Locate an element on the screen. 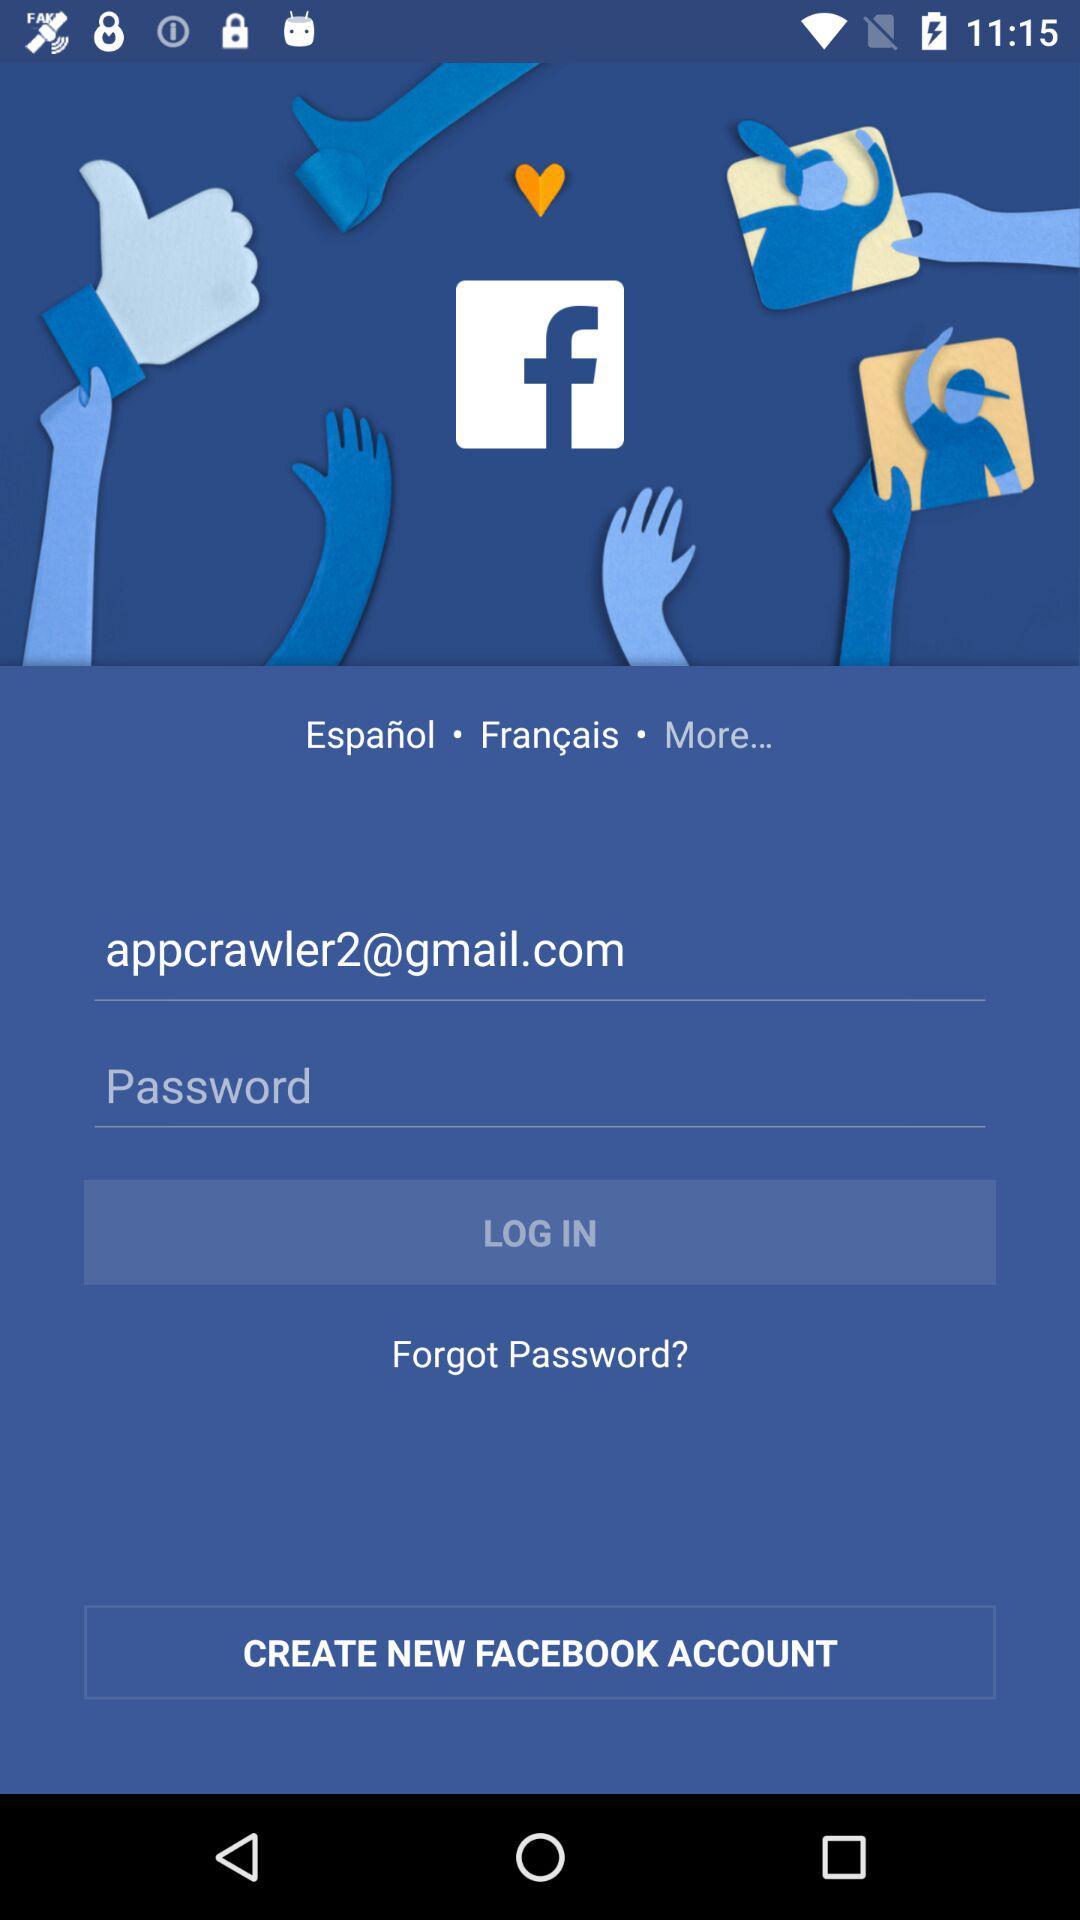  password button to click is located at coordinates (540, 1083).